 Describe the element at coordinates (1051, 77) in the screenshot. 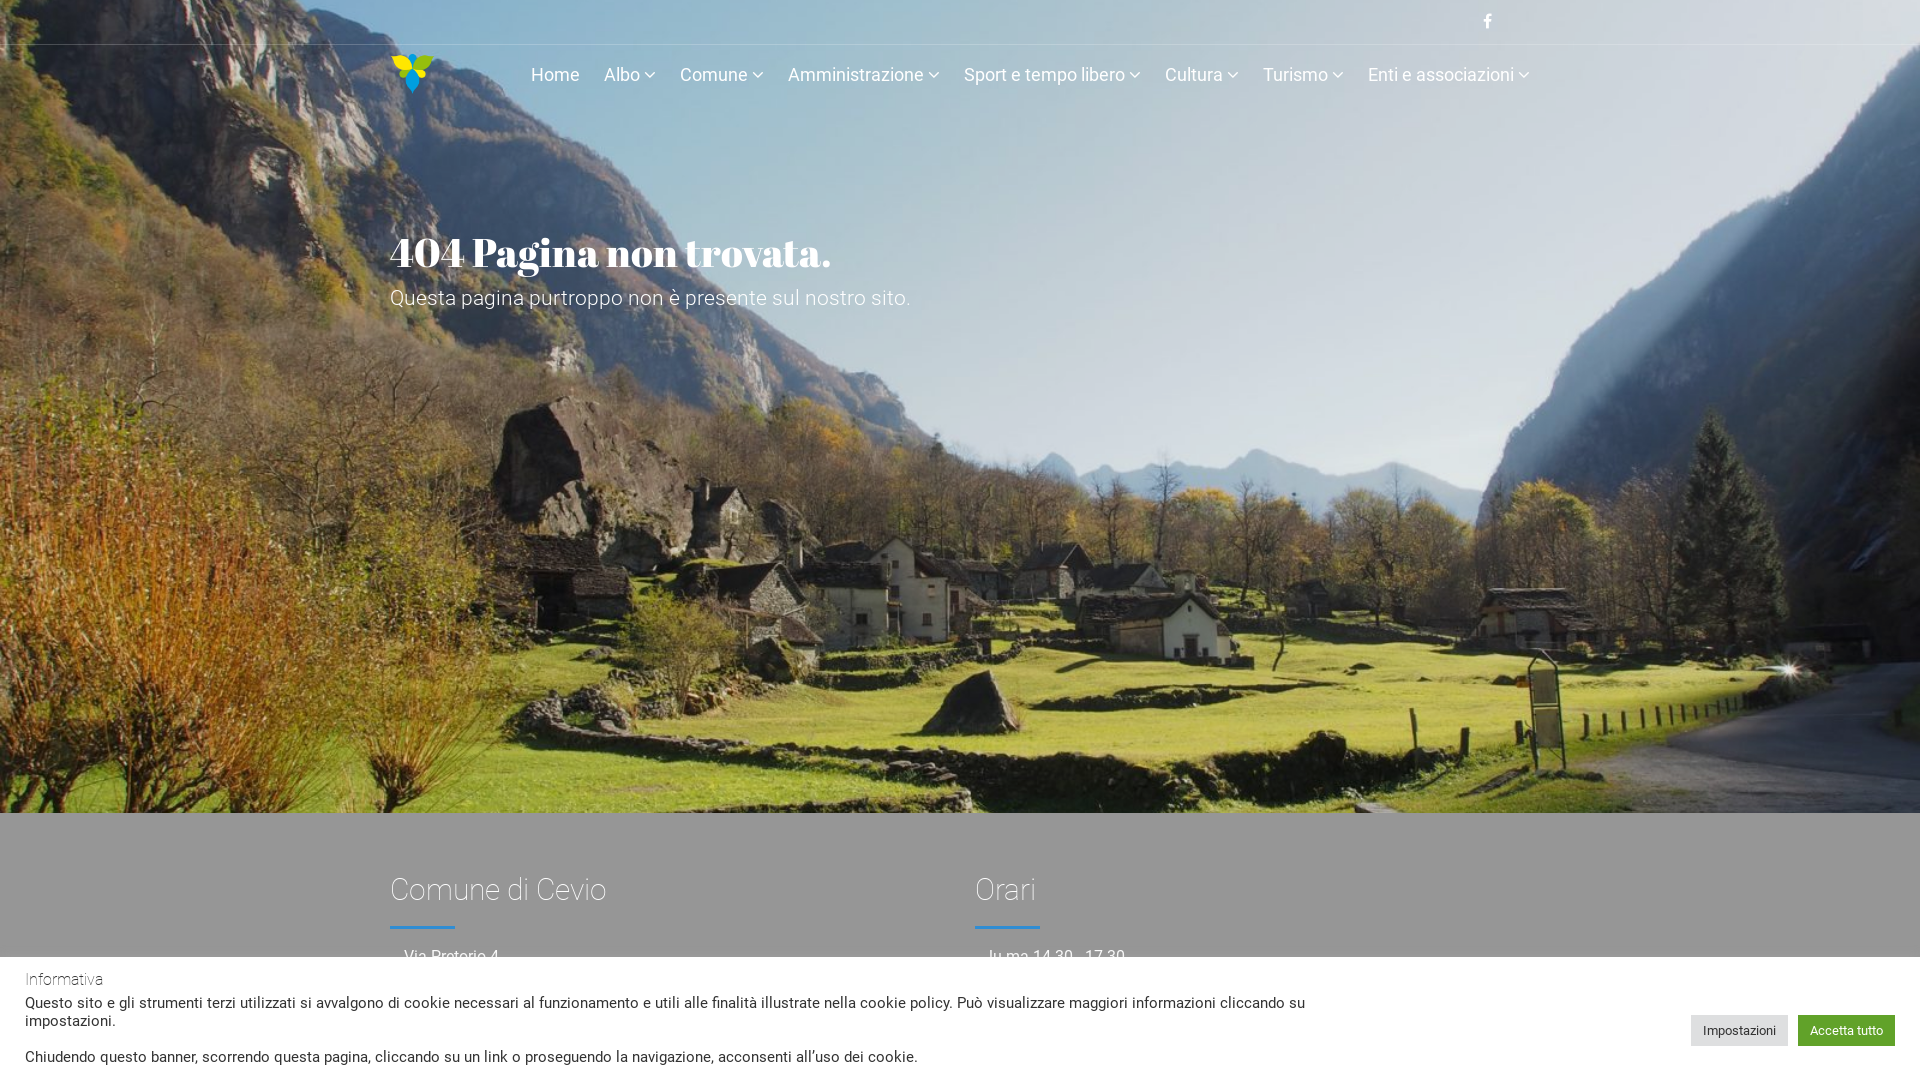

I see `'Sport e tempo libero'` at that location.